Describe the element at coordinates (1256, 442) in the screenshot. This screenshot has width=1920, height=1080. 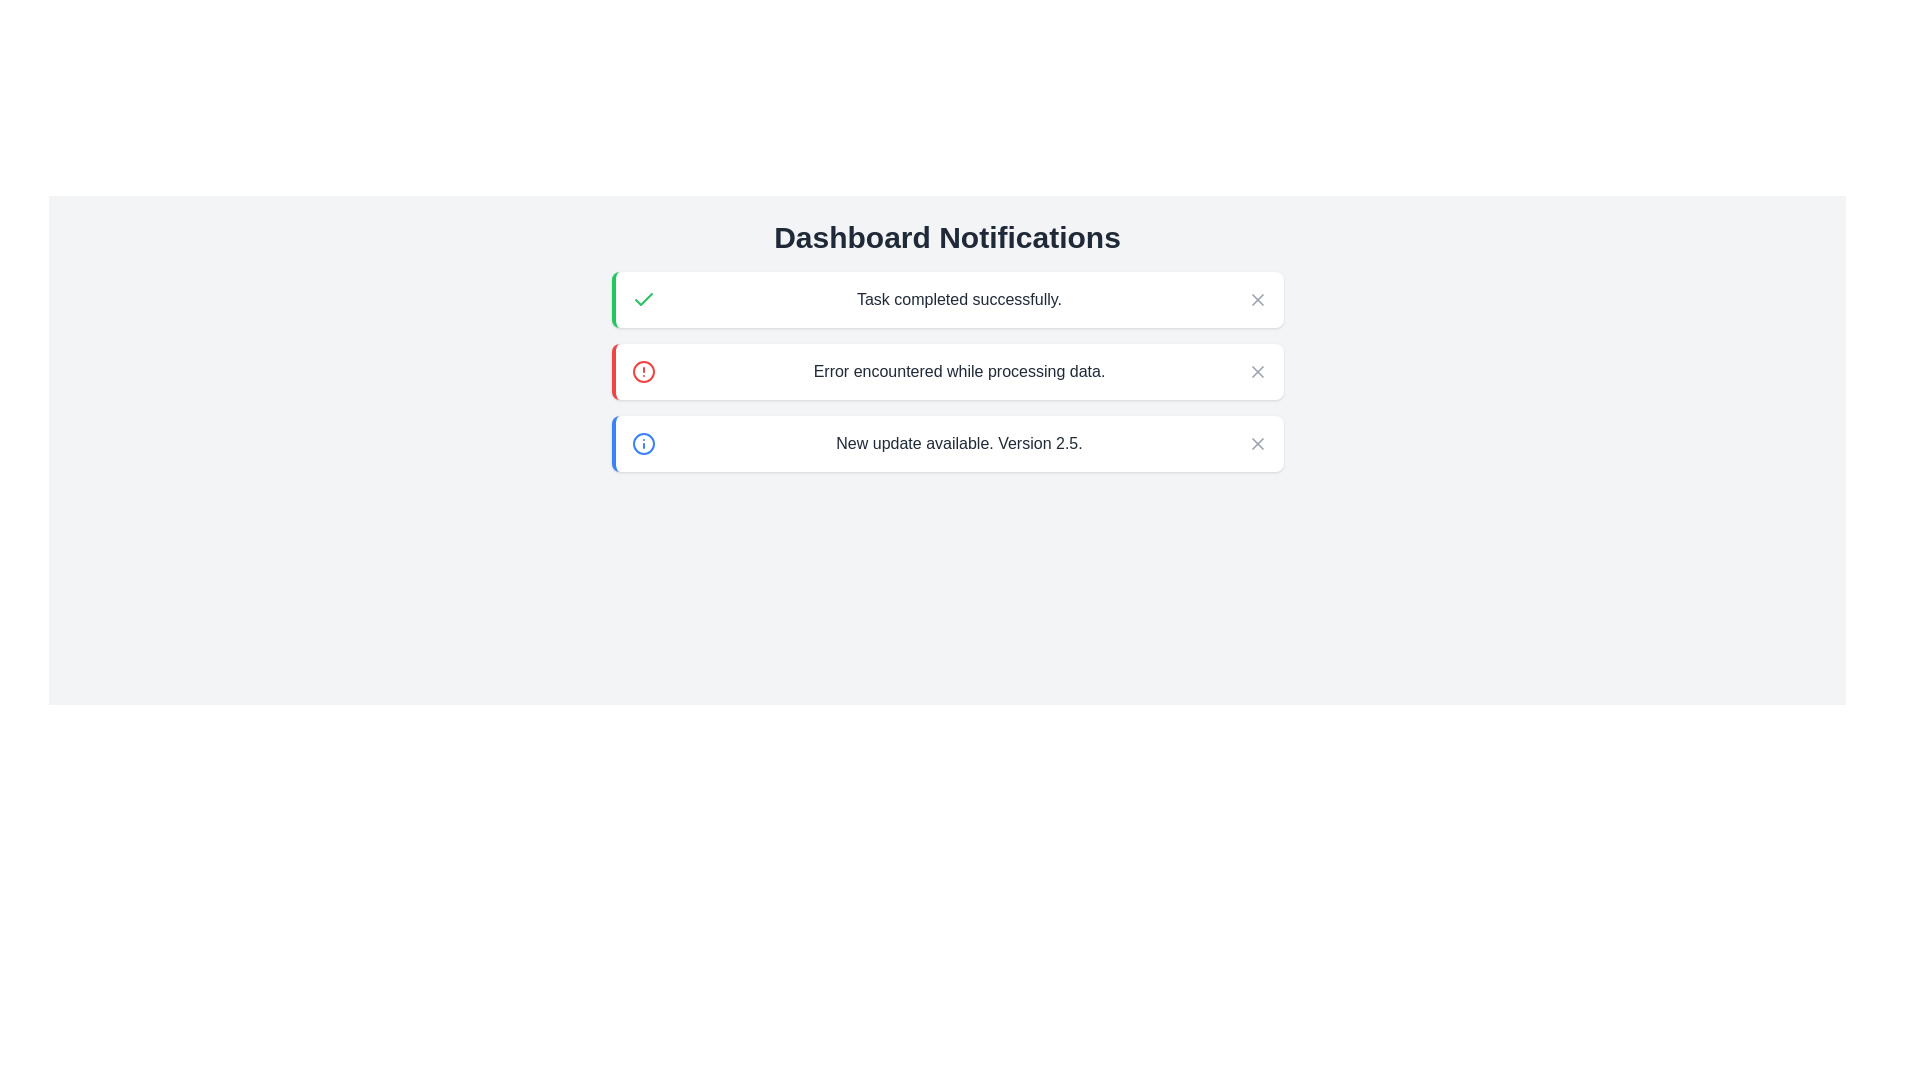
I see `the diagonal cross (X-shaped) icon, which is the central feature of the SVG graphic in the third notification row labeled 'New update available. Version 2.5.'` at that location.